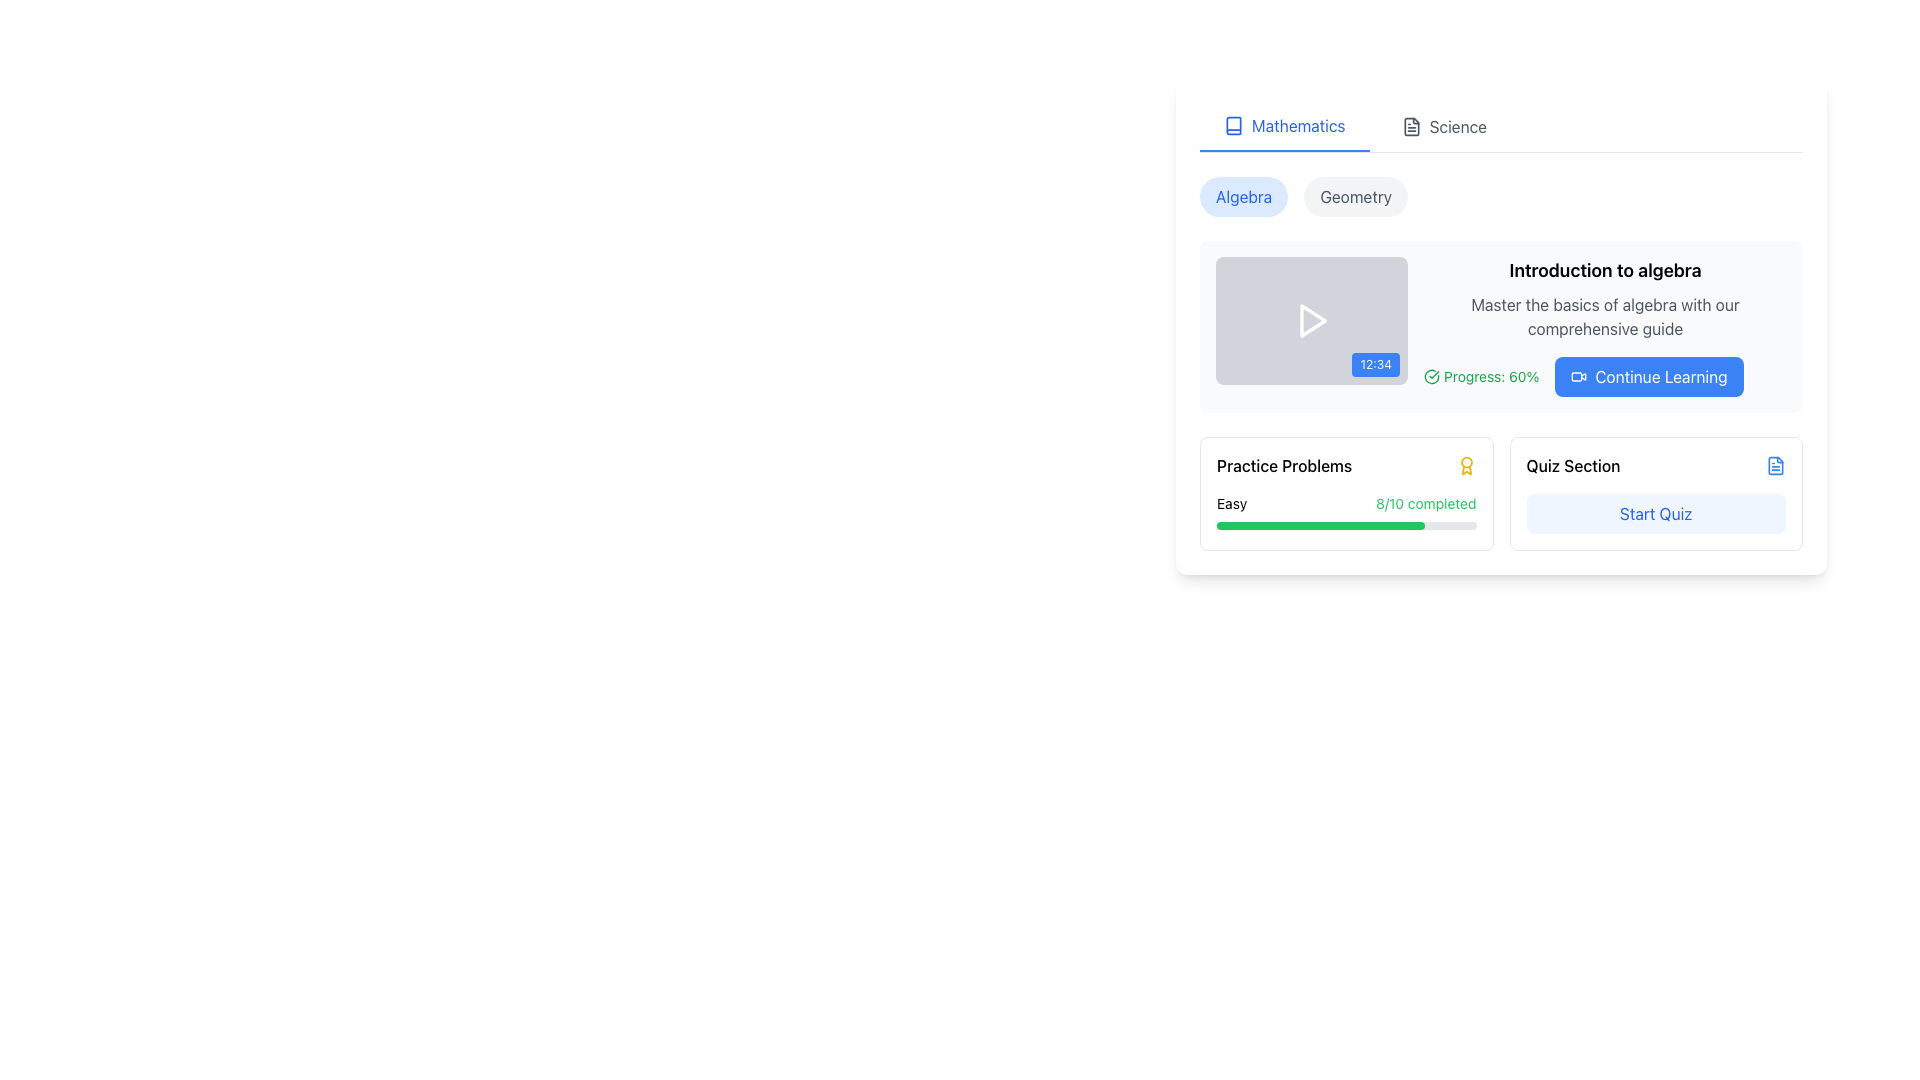  Describe the element at coordinates (1232, 124) in the screenshot. I see `the book icon in the navigational bar, which is the first icon on the left and features a clean, outlined design` at that location.